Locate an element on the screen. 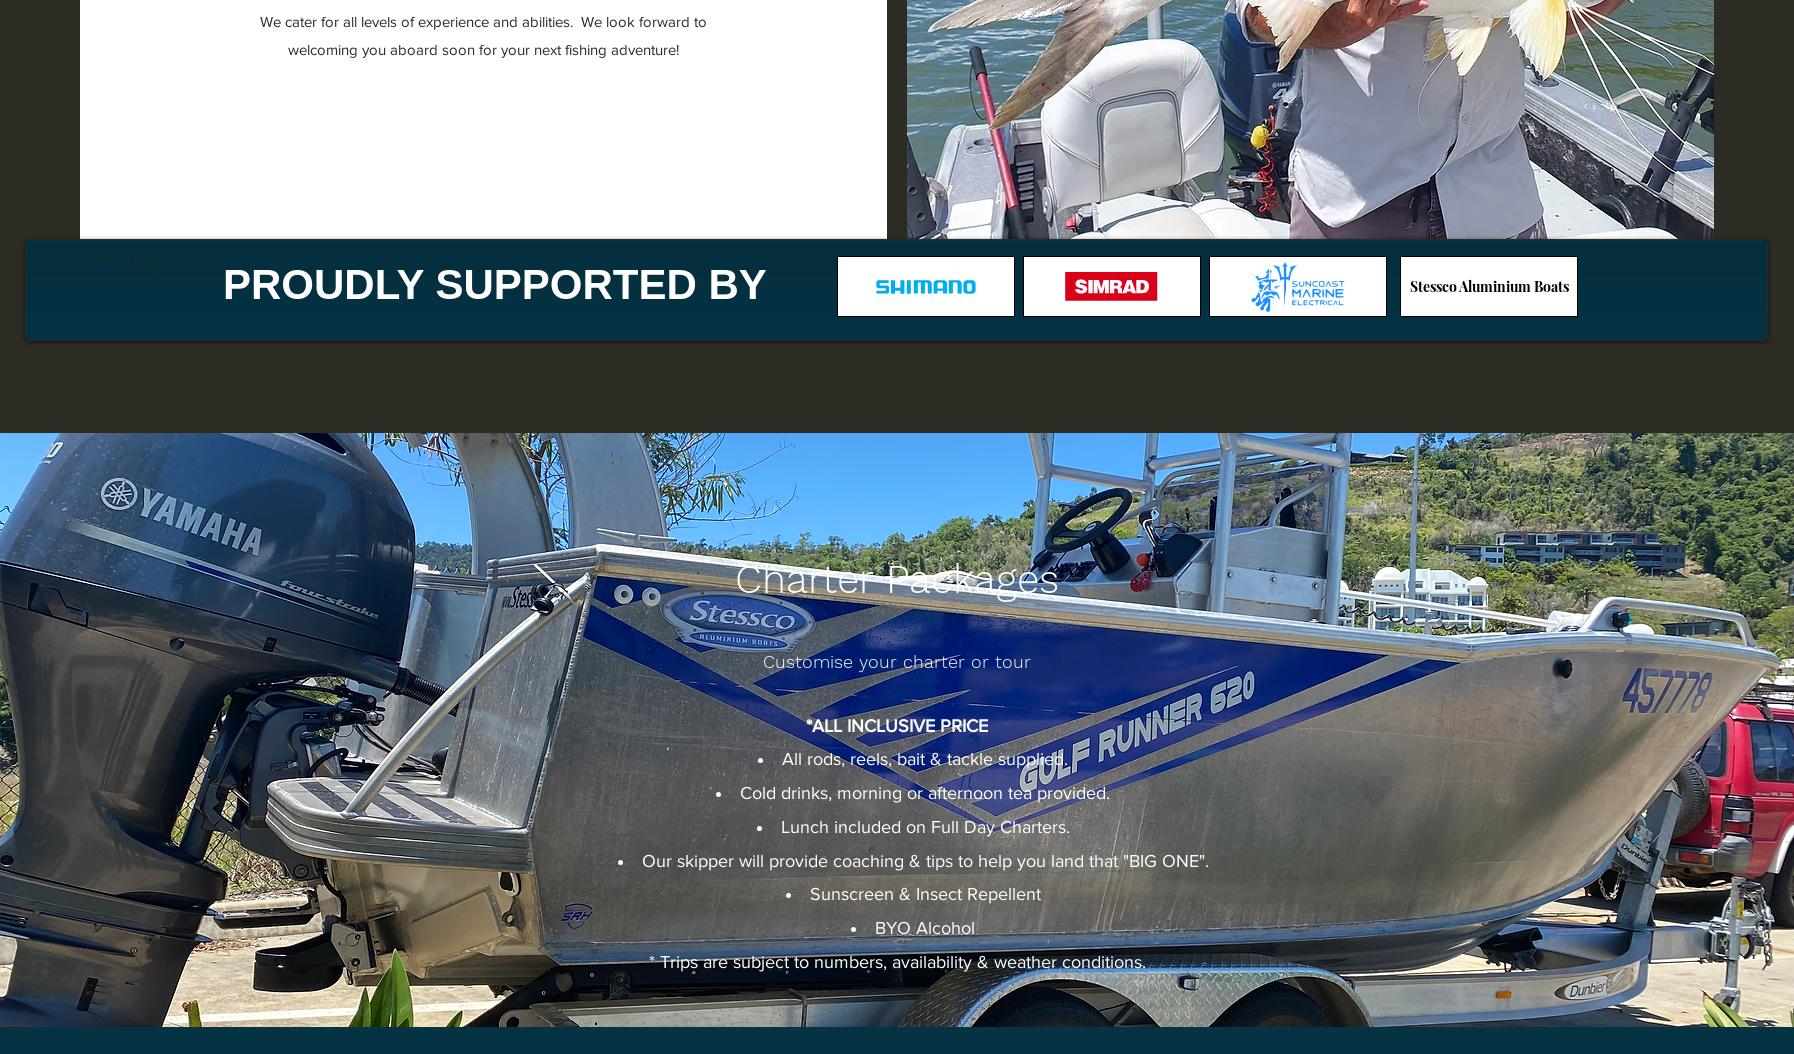 This screenshot has height=1054, width=1794. 'Our skipper will provide coaching & tips to help you land that "BIG ONE".' is located at coordinates (923, 859).